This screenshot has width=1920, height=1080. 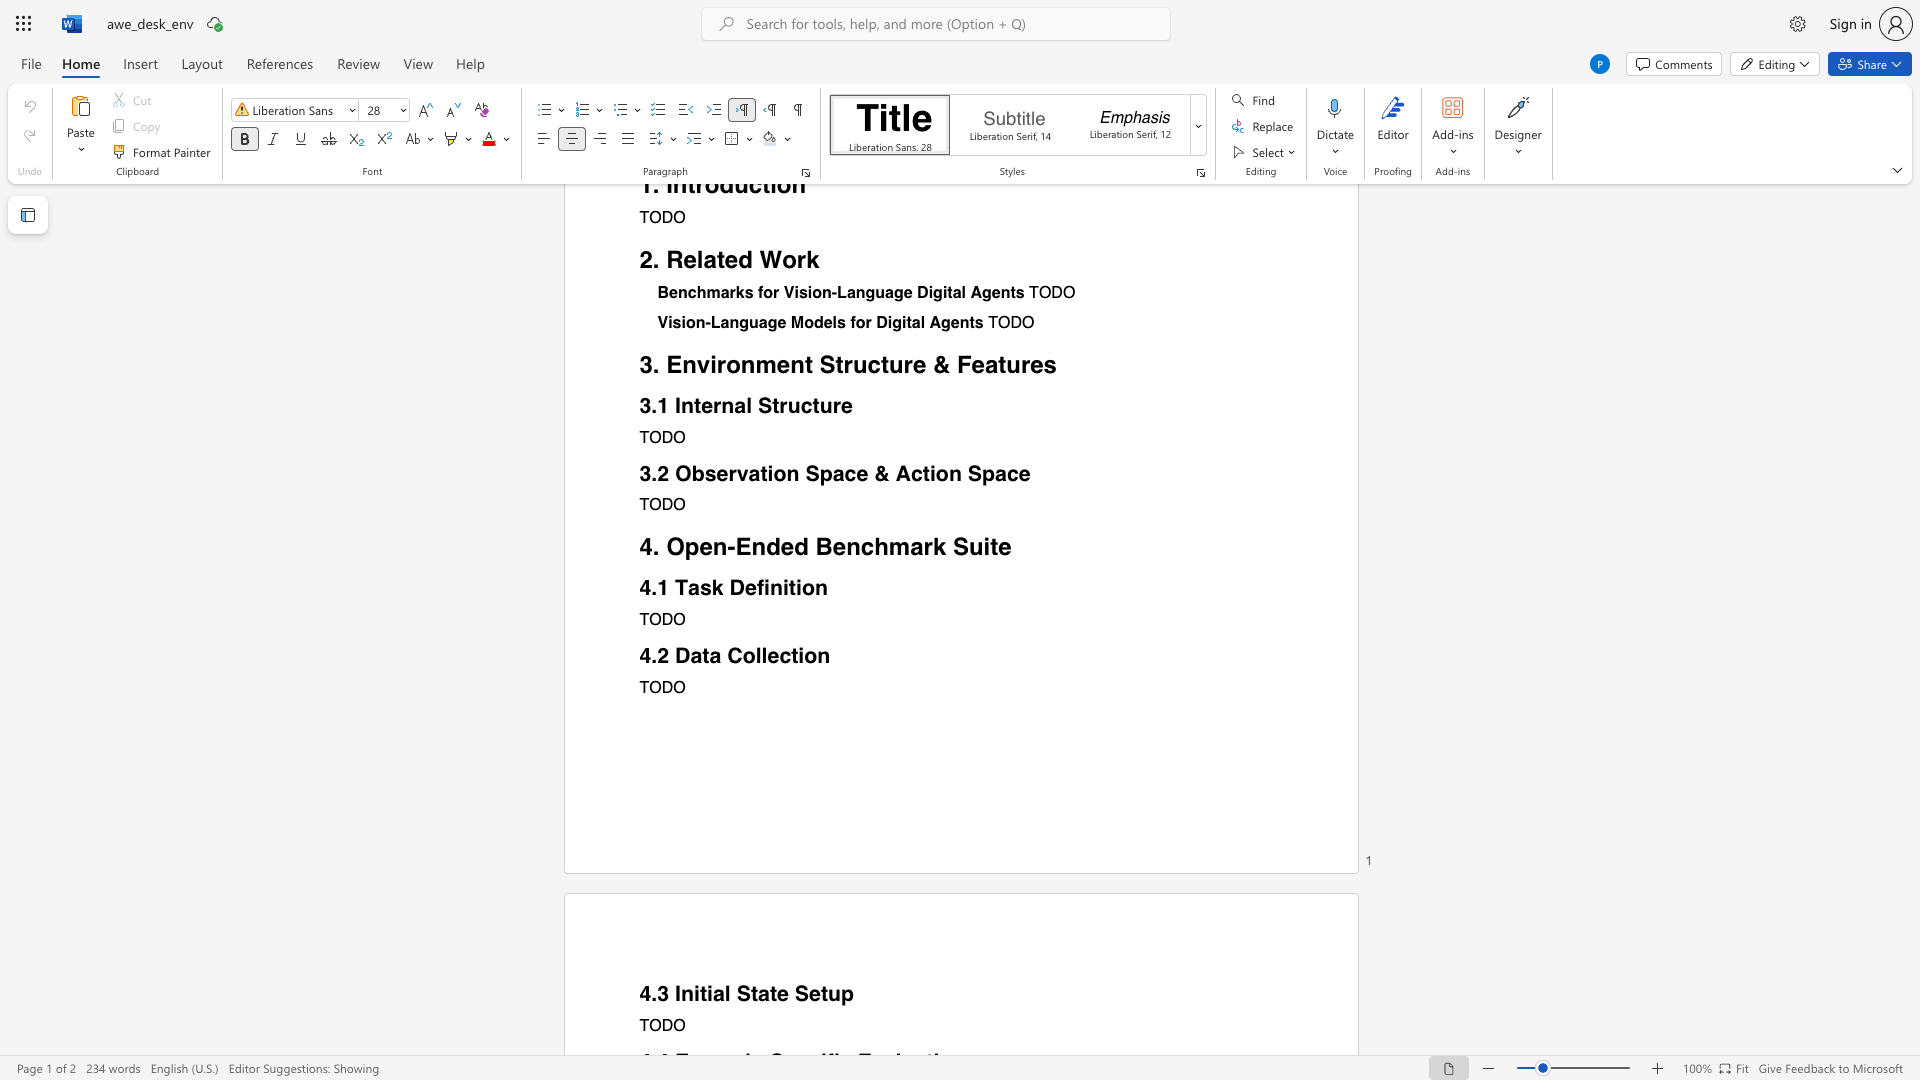 What do you see at coordinates (804, 655) in the screenshot?
I see `the subset text "on" within the text "4.2 Data Collection"` at bounding box center [804, 655].